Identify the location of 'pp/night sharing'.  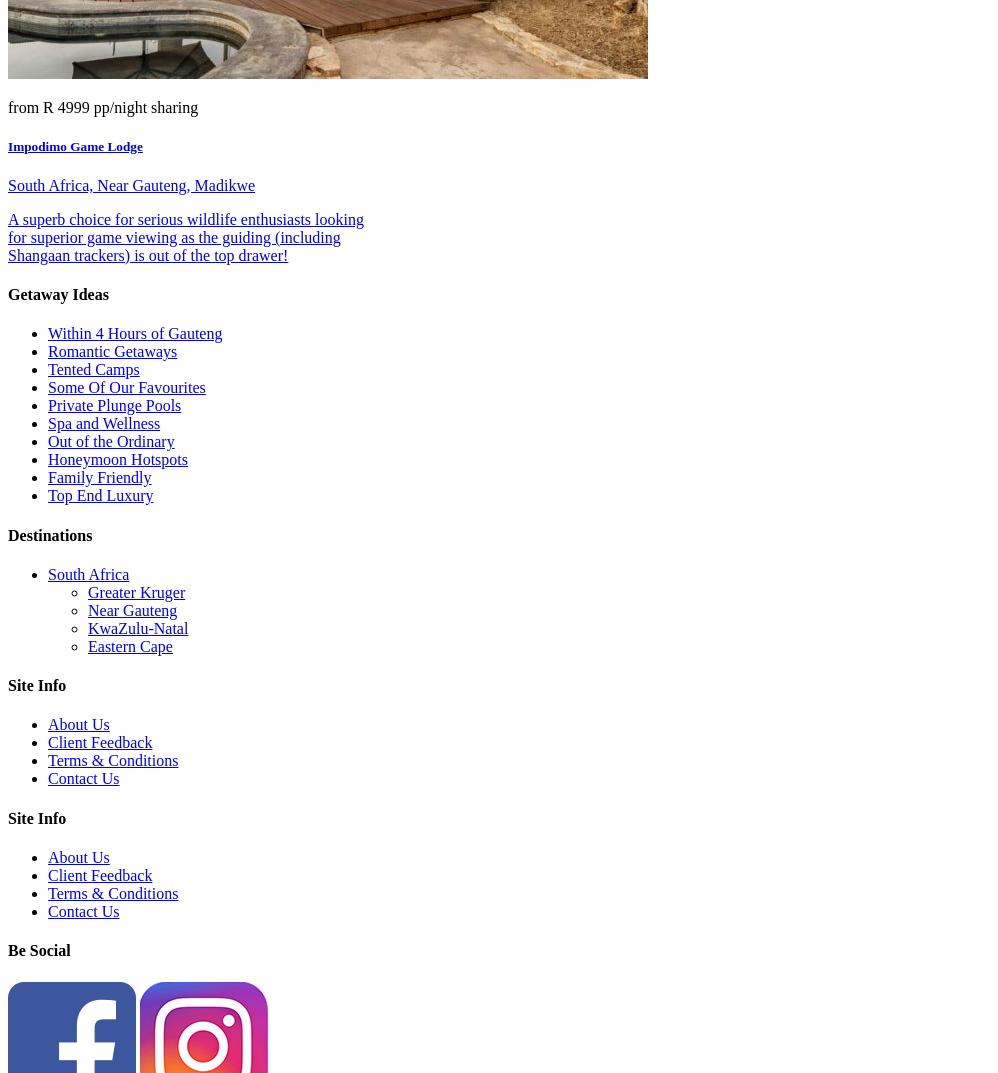
(145, 106).